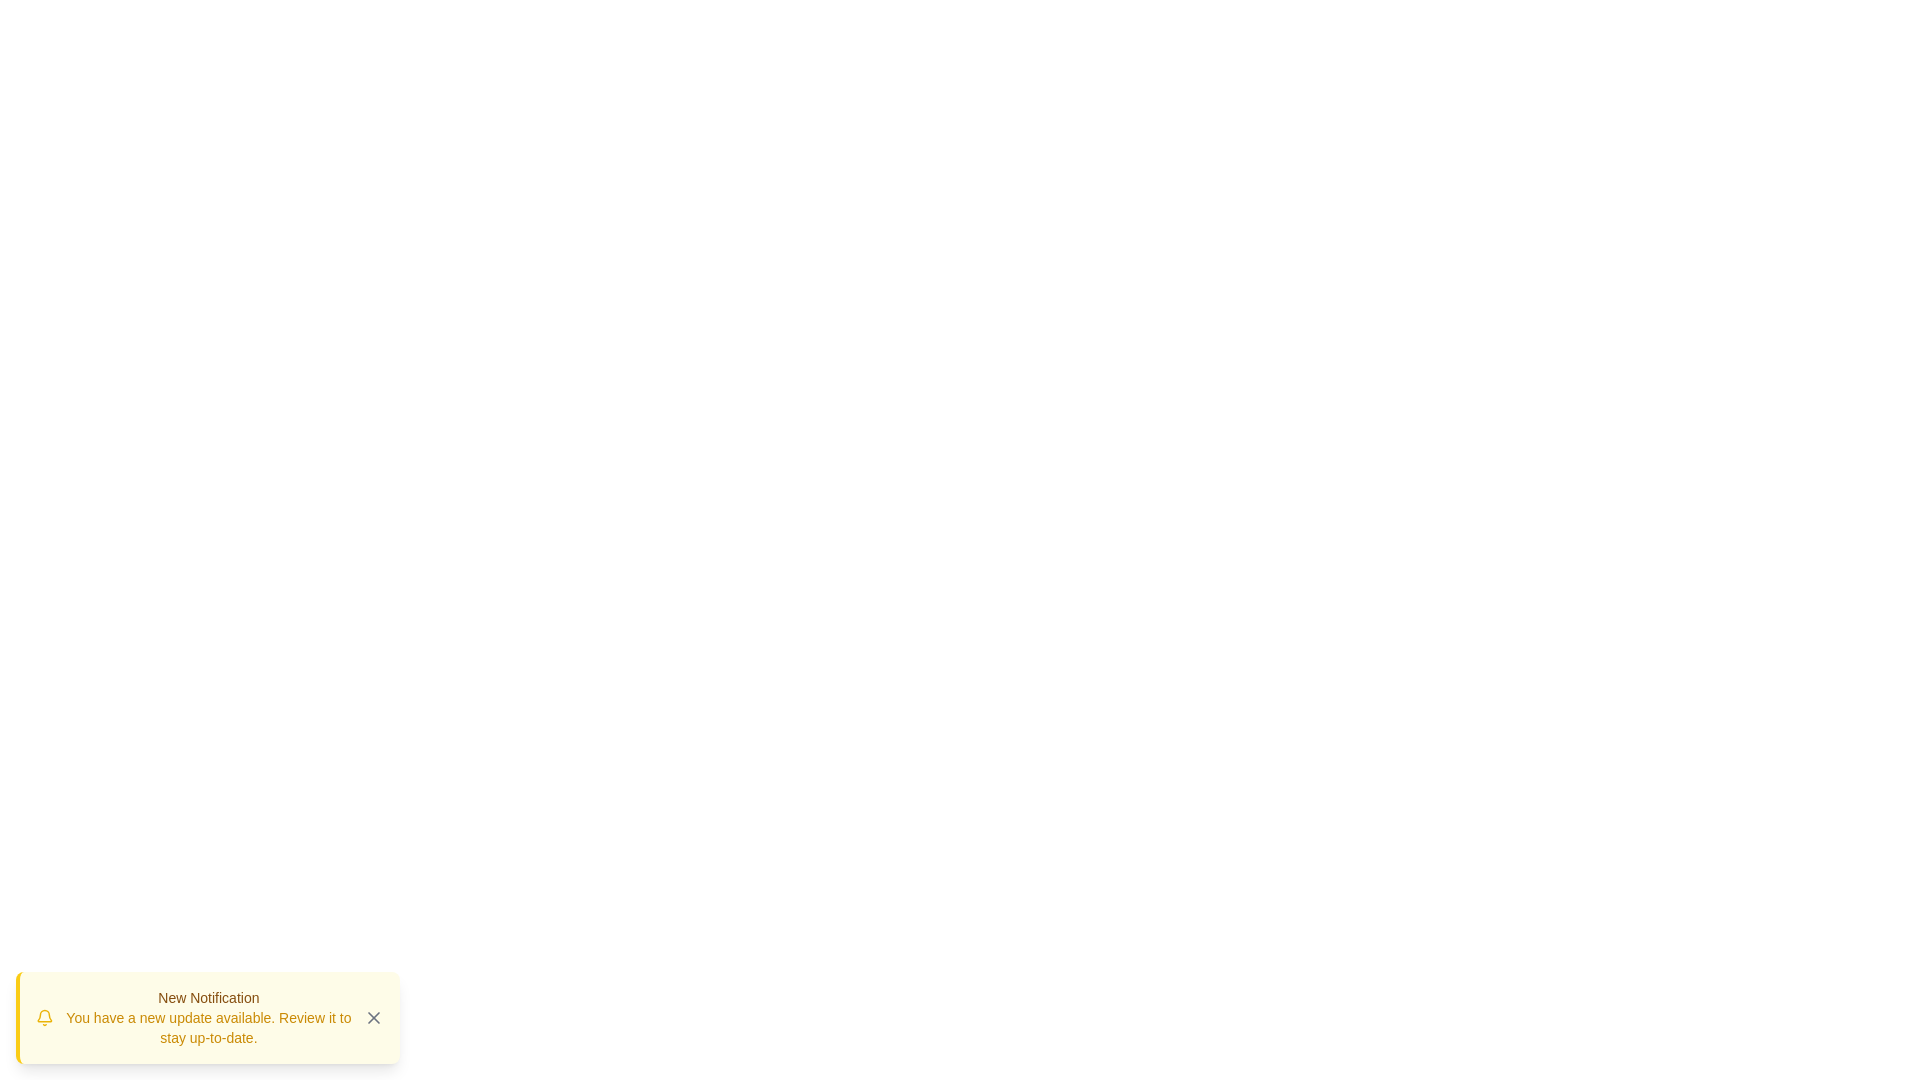  What do you see at coordinates (374, 1018) in the screenshot?
I see `the Close Icon button located at the far right of the bottom-left corner notification box` at bounding box center [374, 1018].